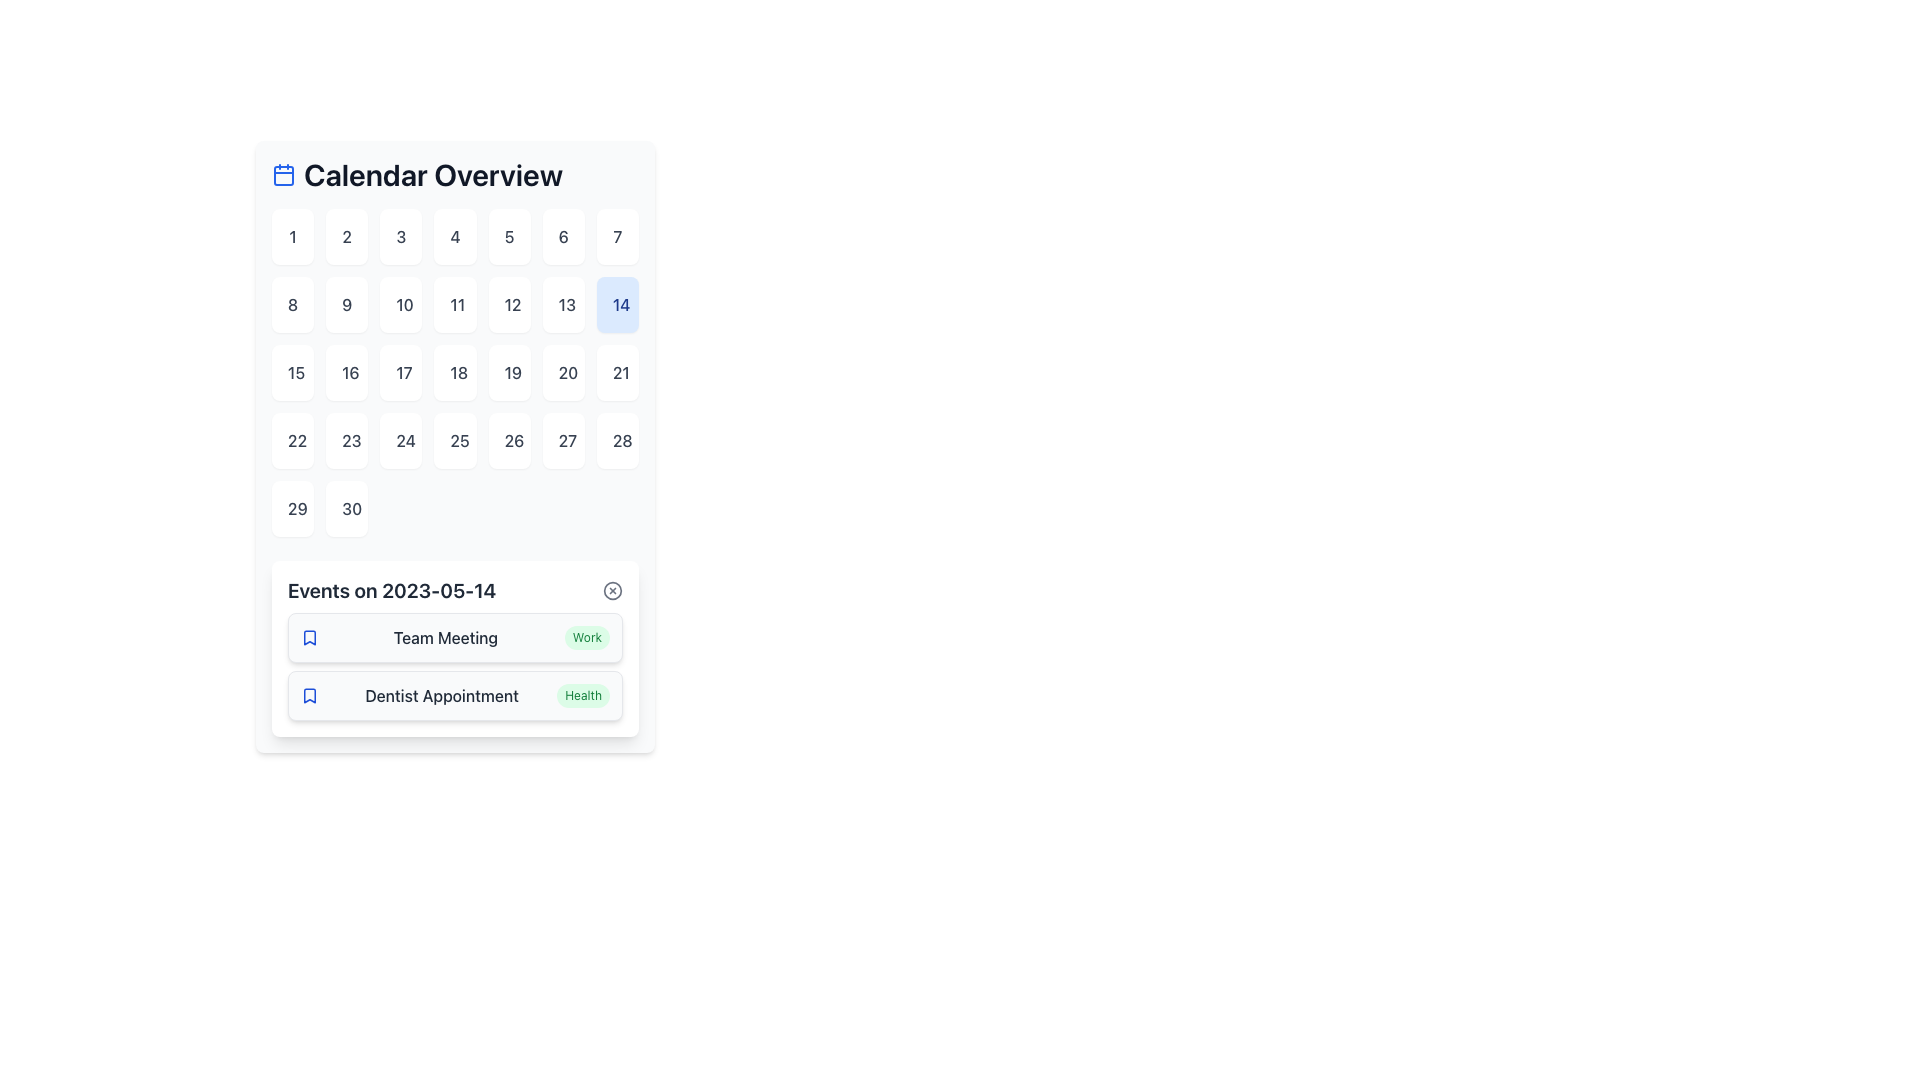 The width and height of the screenshot is (1920, 1080). Describe the element at coordinates (508, 439) in the screenshot. I see `the date button labeled '26'` at that location.